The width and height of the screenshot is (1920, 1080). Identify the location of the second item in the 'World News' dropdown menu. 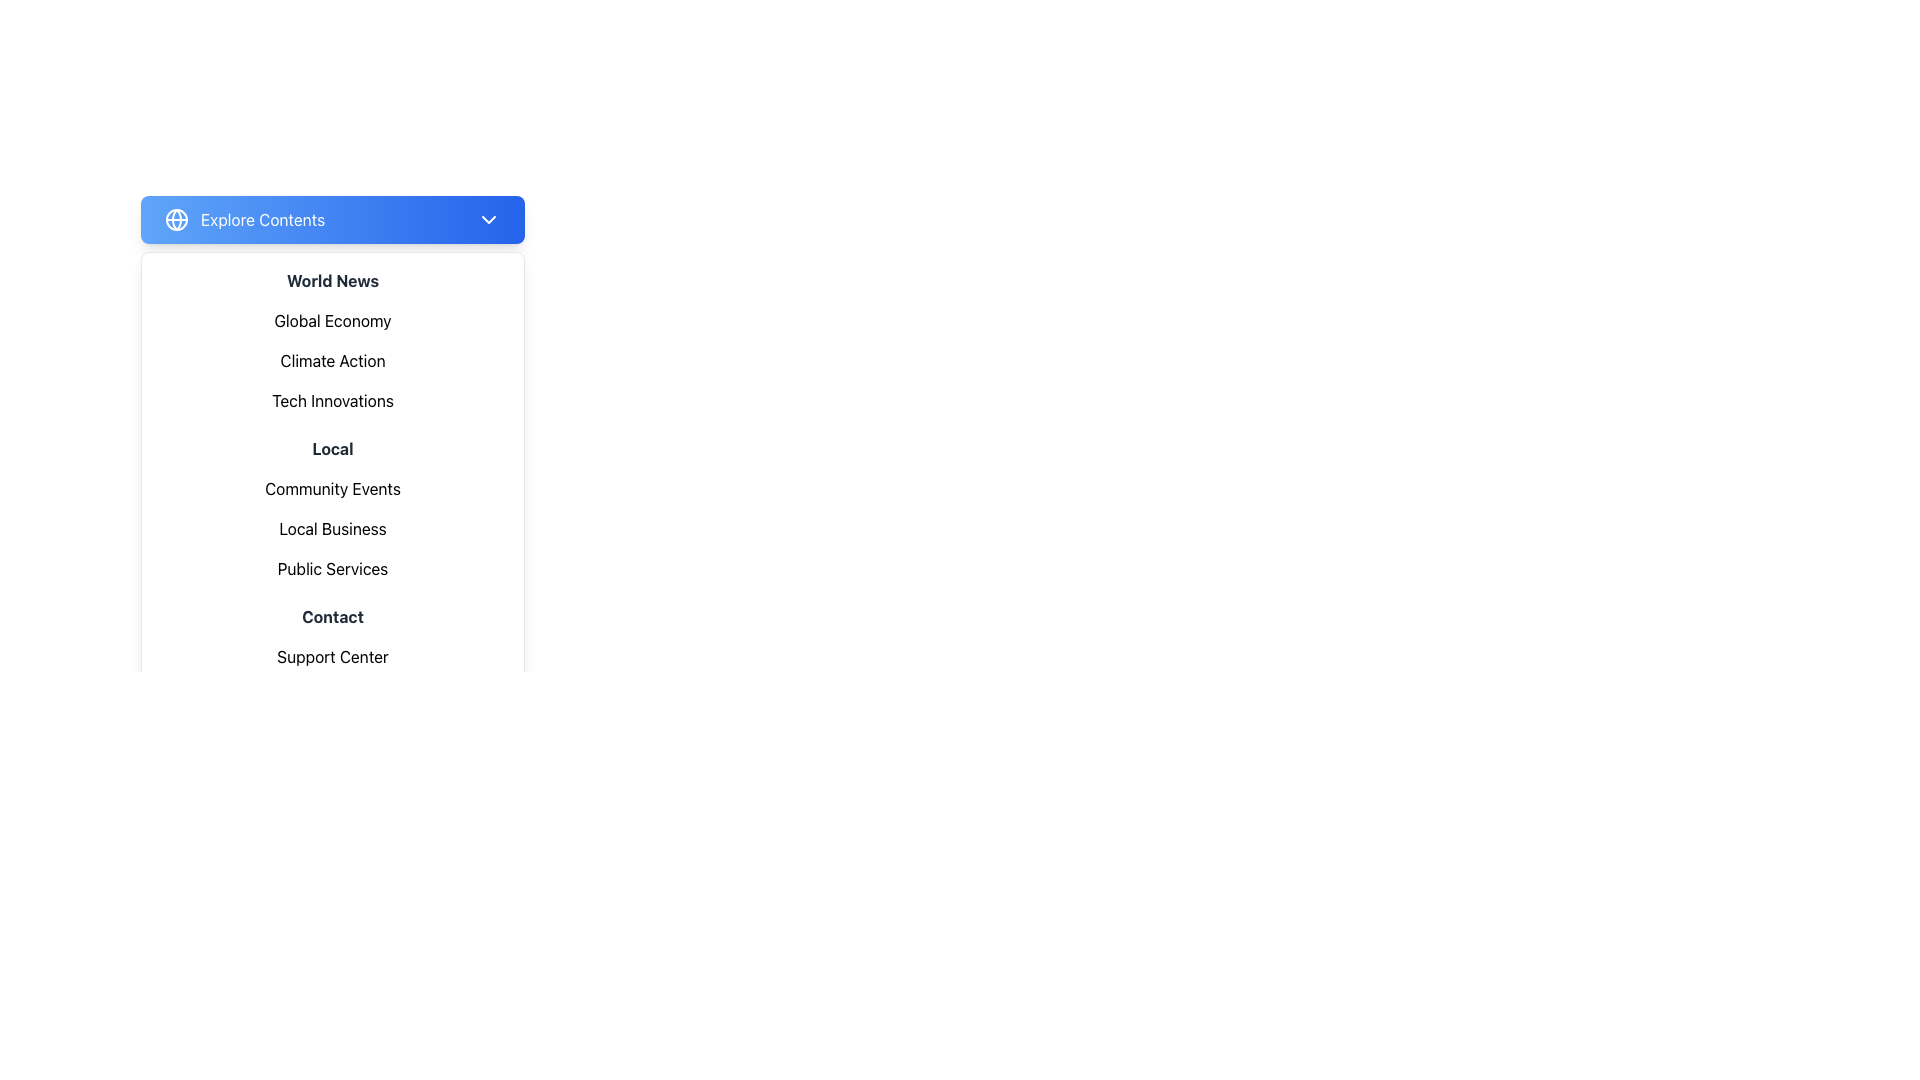
(332, 361).